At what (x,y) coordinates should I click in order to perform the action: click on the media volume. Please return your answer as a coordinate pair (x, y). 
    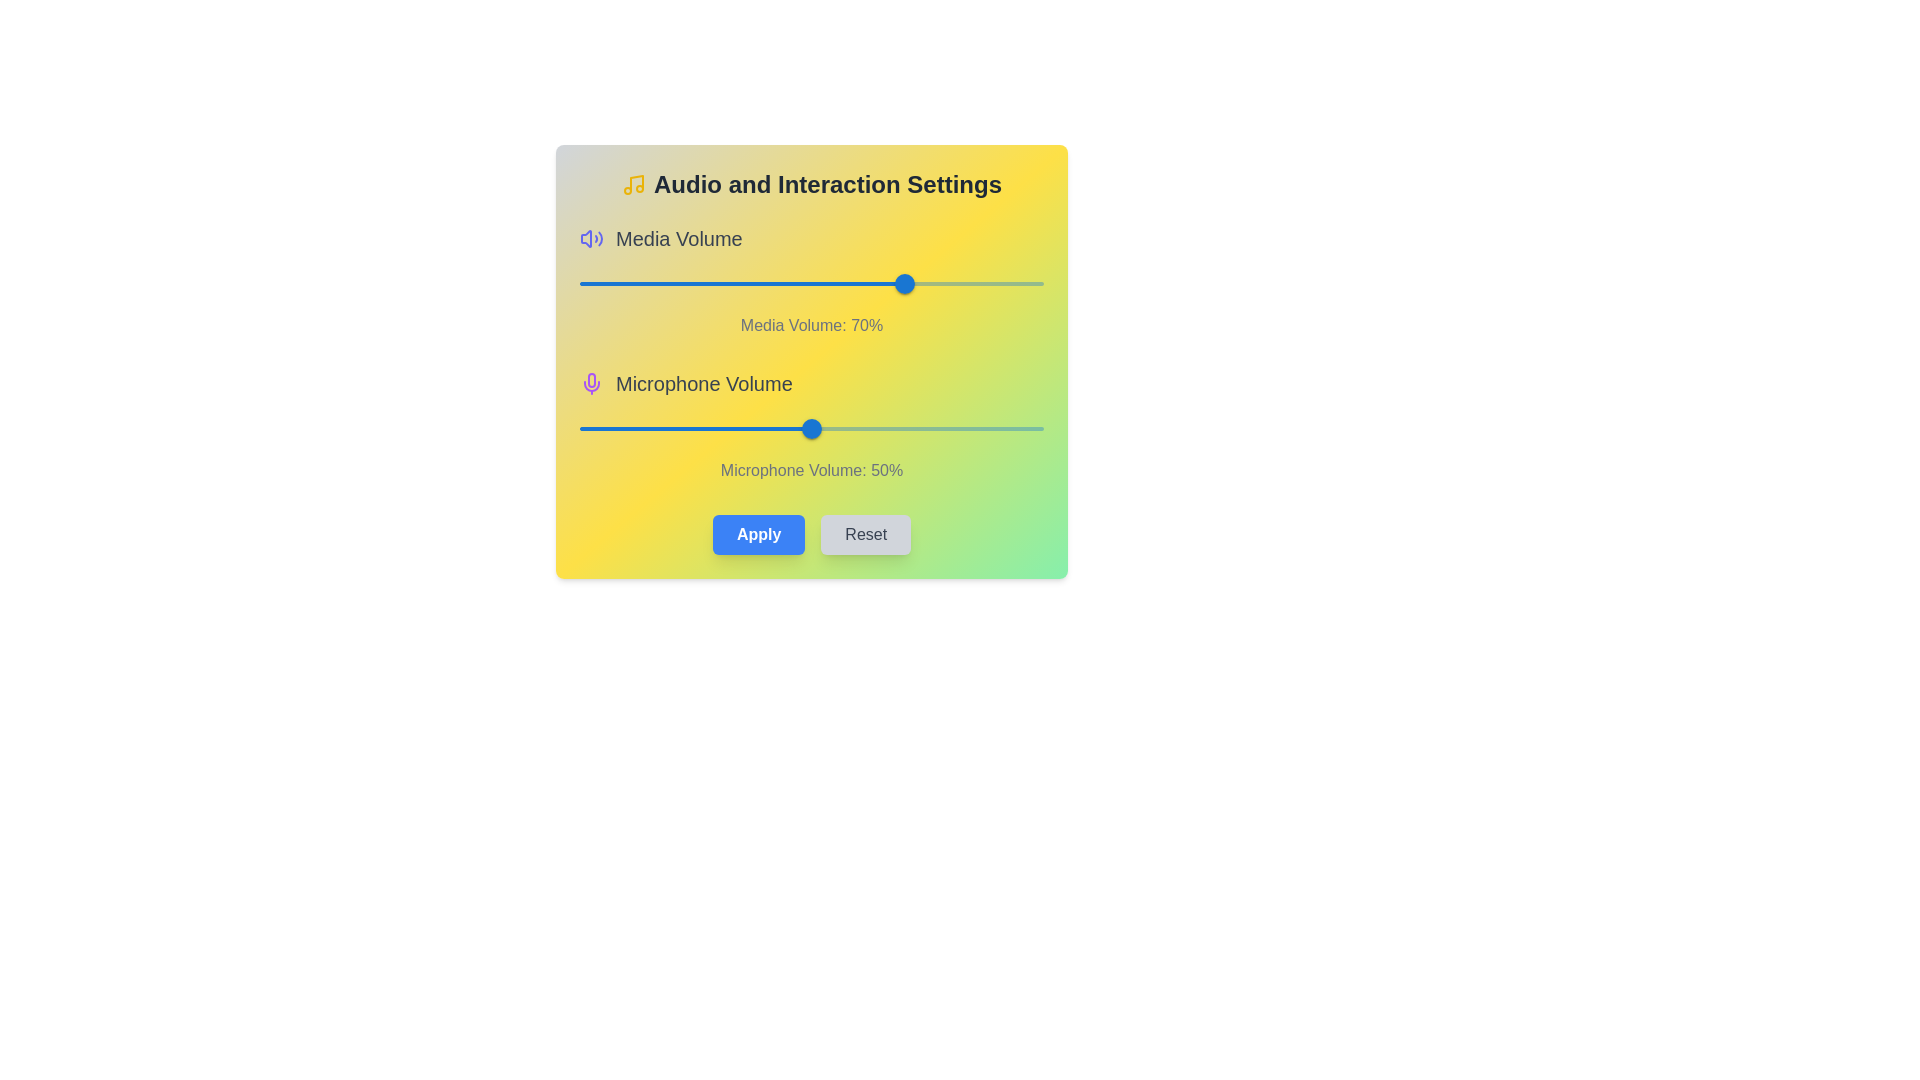
    Looking at the image, I should click on (606, 284).